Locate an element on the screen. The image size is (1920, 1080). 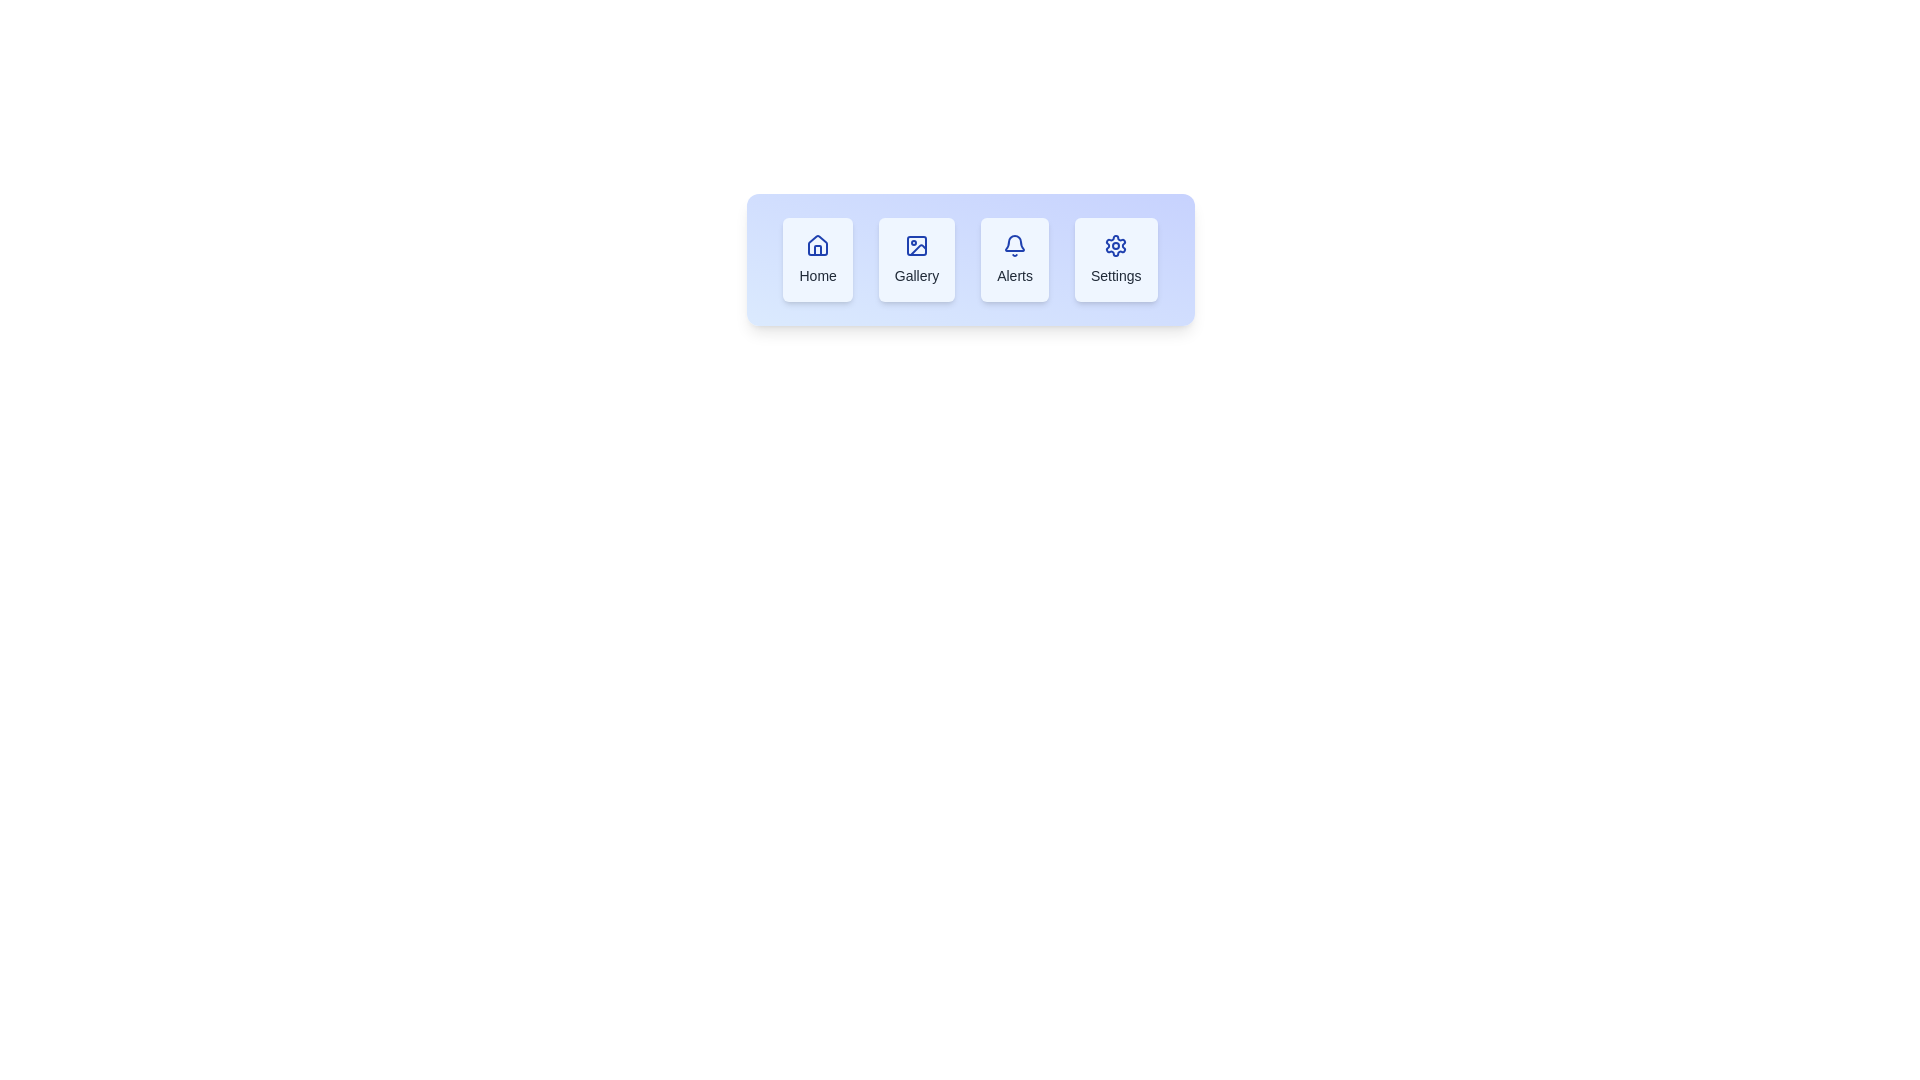
any option in the navigation bar is located at coordinates (970, 258).